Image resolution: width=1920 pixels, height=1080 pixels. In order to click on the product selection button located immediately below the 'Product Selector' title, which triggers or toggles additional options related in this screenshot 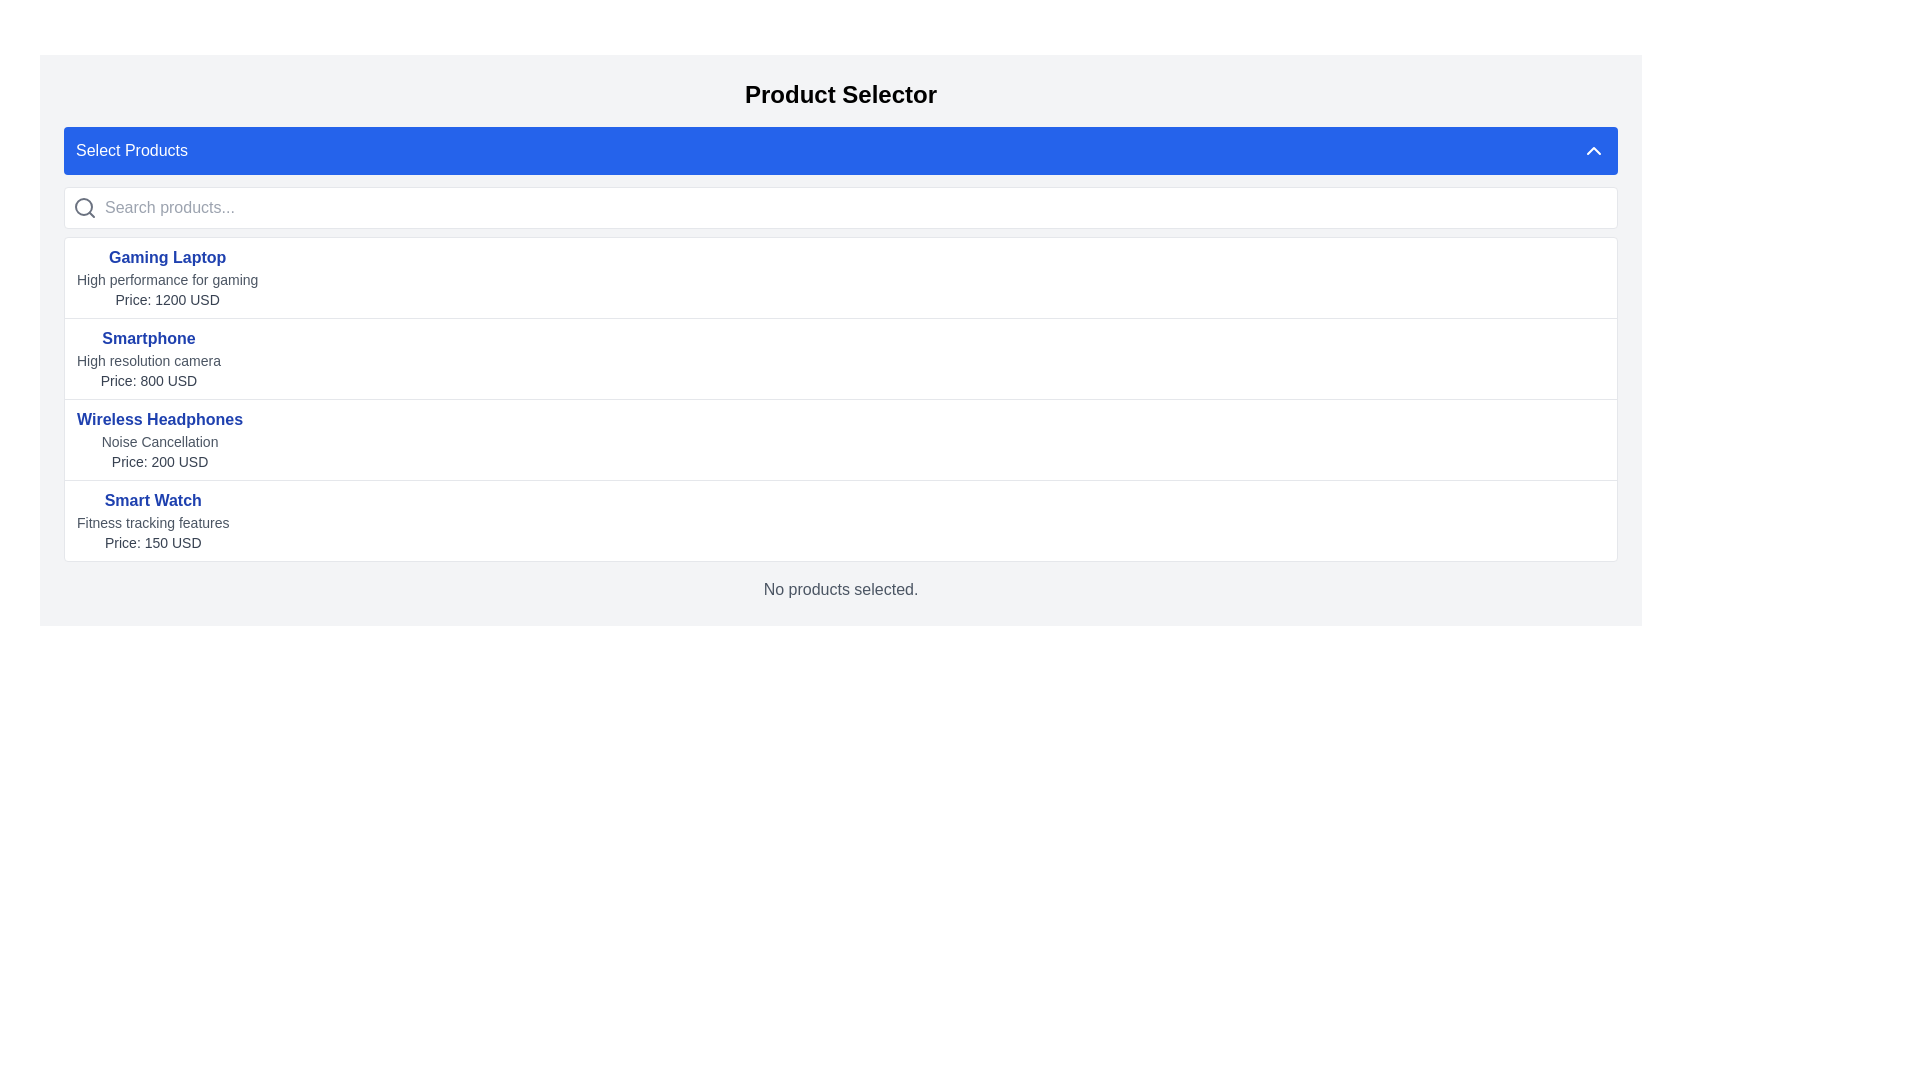, I will do `click(840, 149)`.